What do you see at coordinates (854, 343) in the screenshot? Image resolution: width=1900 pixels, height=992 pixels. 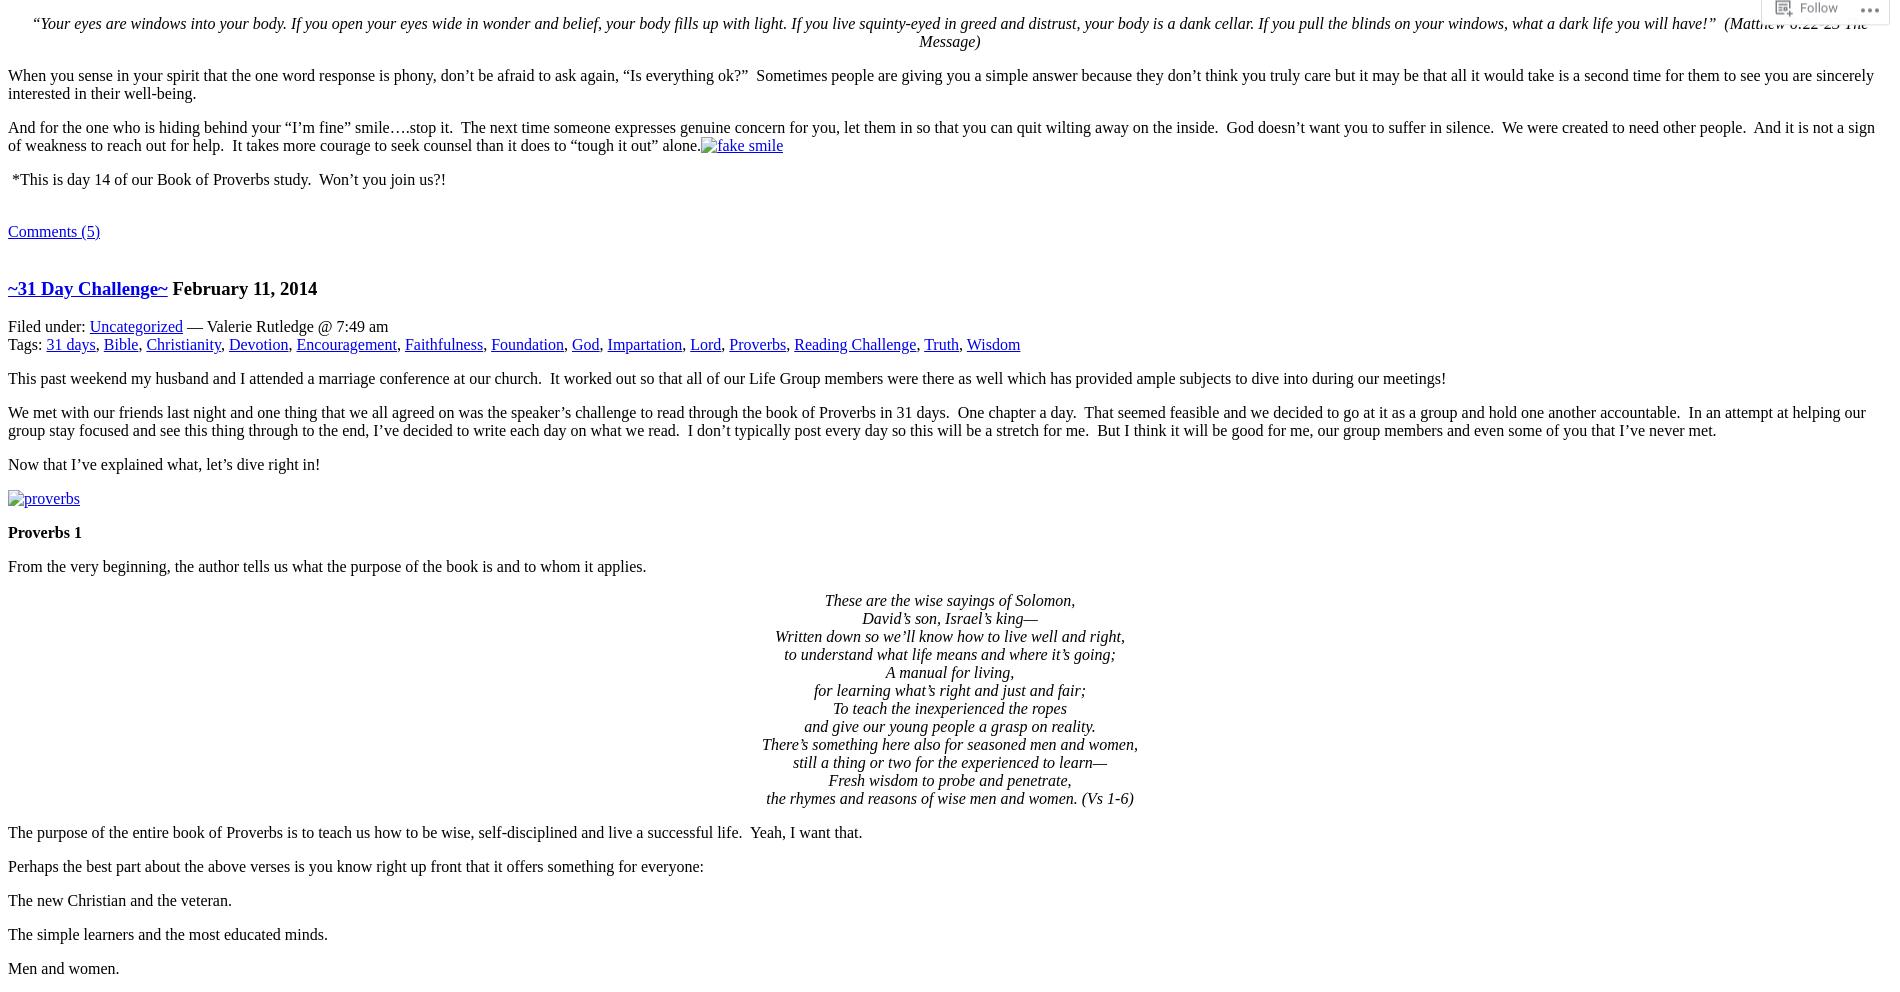 I see `'Reading Challenge'` at bounding box center [854, 343].